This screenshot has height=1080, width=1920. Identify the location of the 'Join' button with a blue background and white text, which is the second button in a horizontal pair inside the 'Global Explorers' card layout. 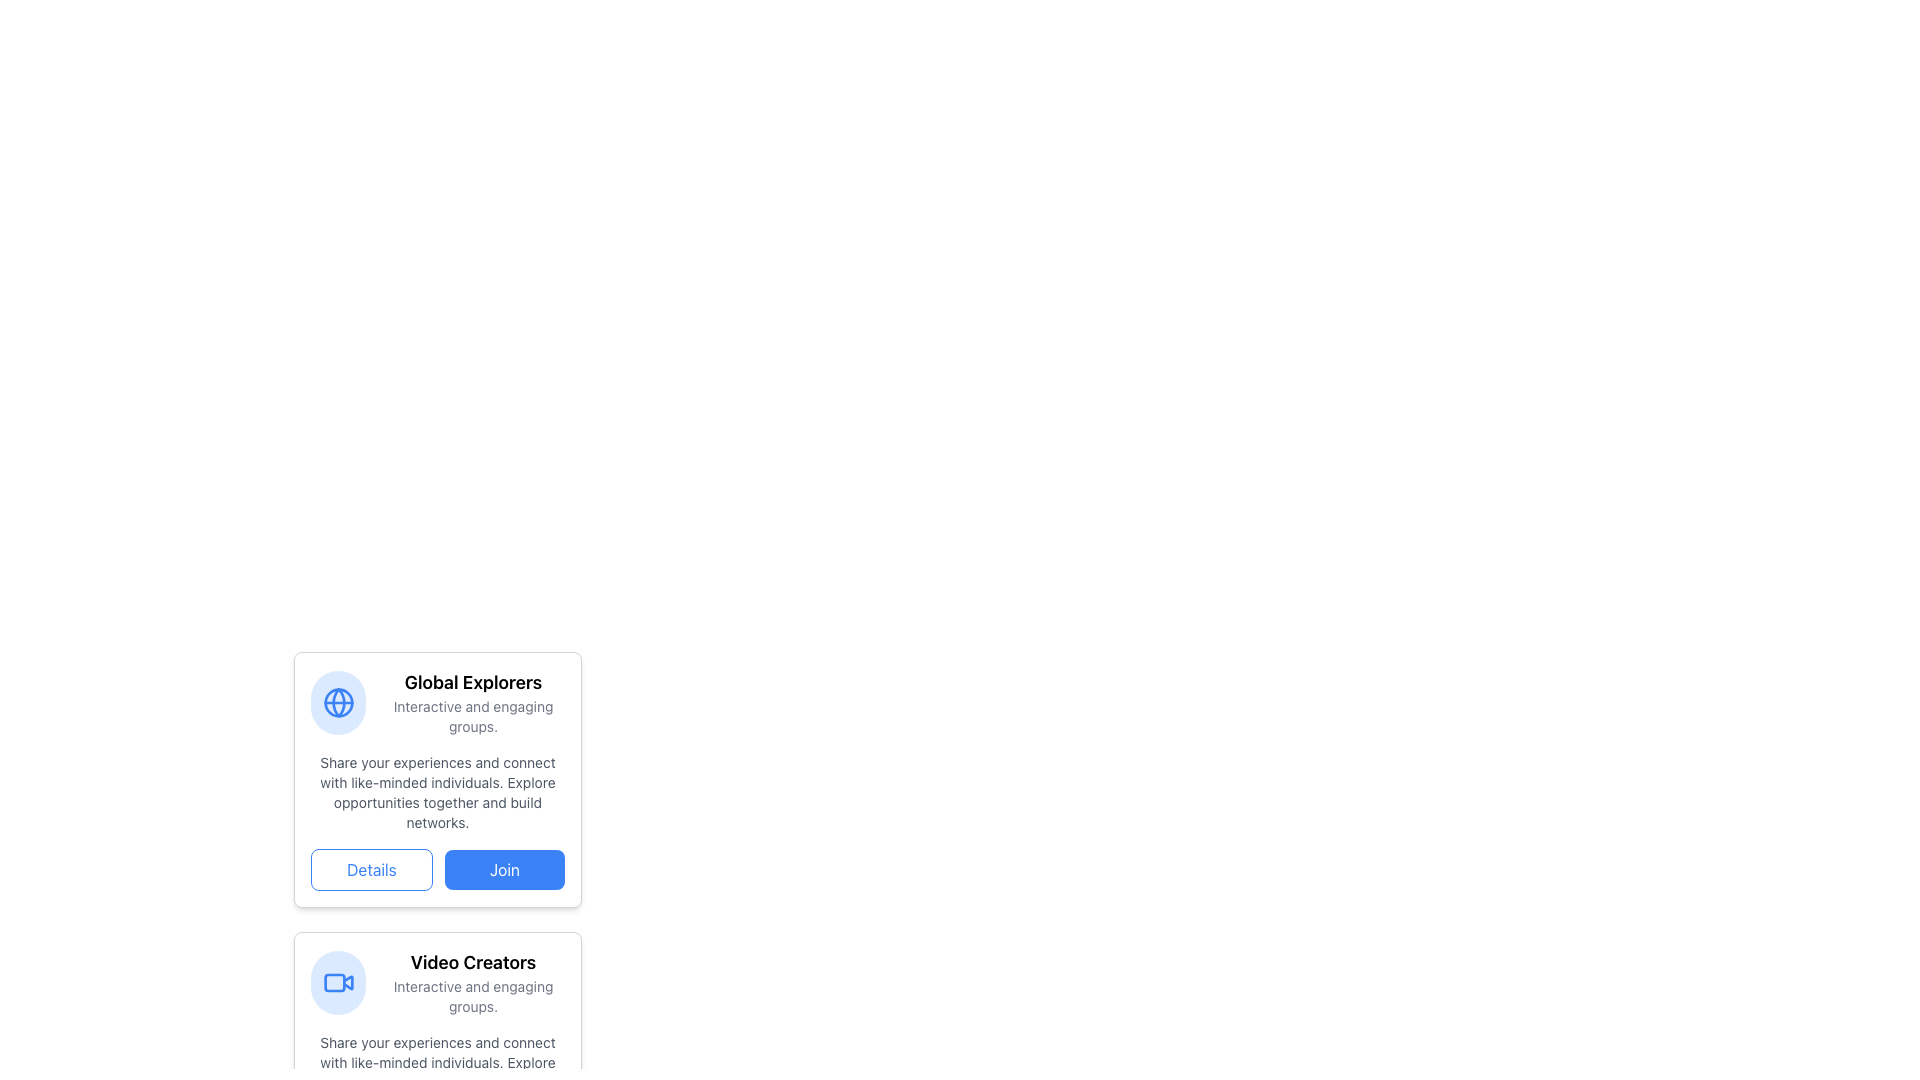
(504, 869).